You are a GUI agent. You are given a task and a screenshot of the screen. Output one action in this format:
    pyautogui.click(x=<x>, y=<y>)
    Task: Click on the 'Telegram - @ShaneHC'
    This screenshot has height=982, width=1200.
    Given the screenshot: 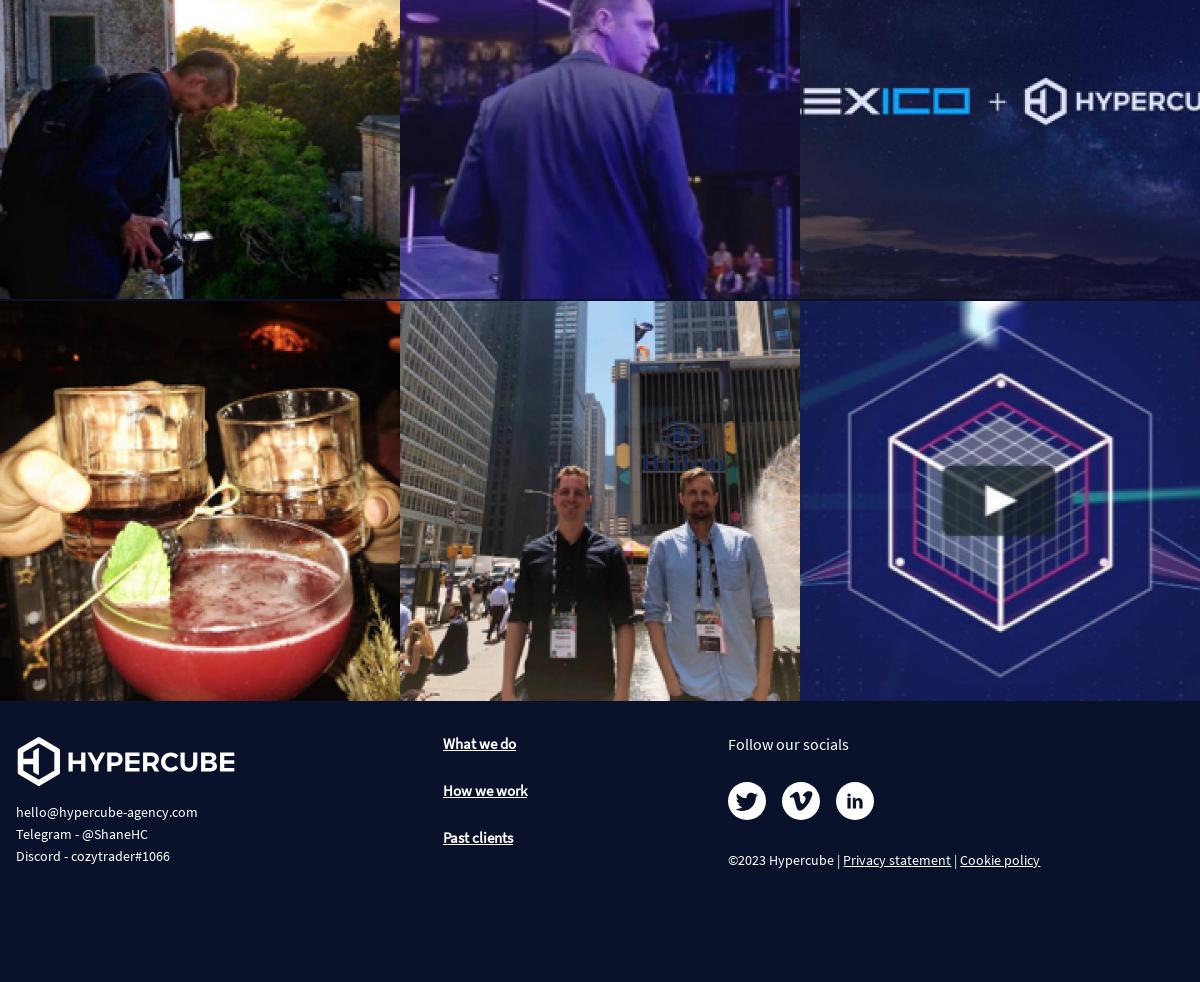 What is the action you would take?
    pyautogui.click(x=81, y=833)
    